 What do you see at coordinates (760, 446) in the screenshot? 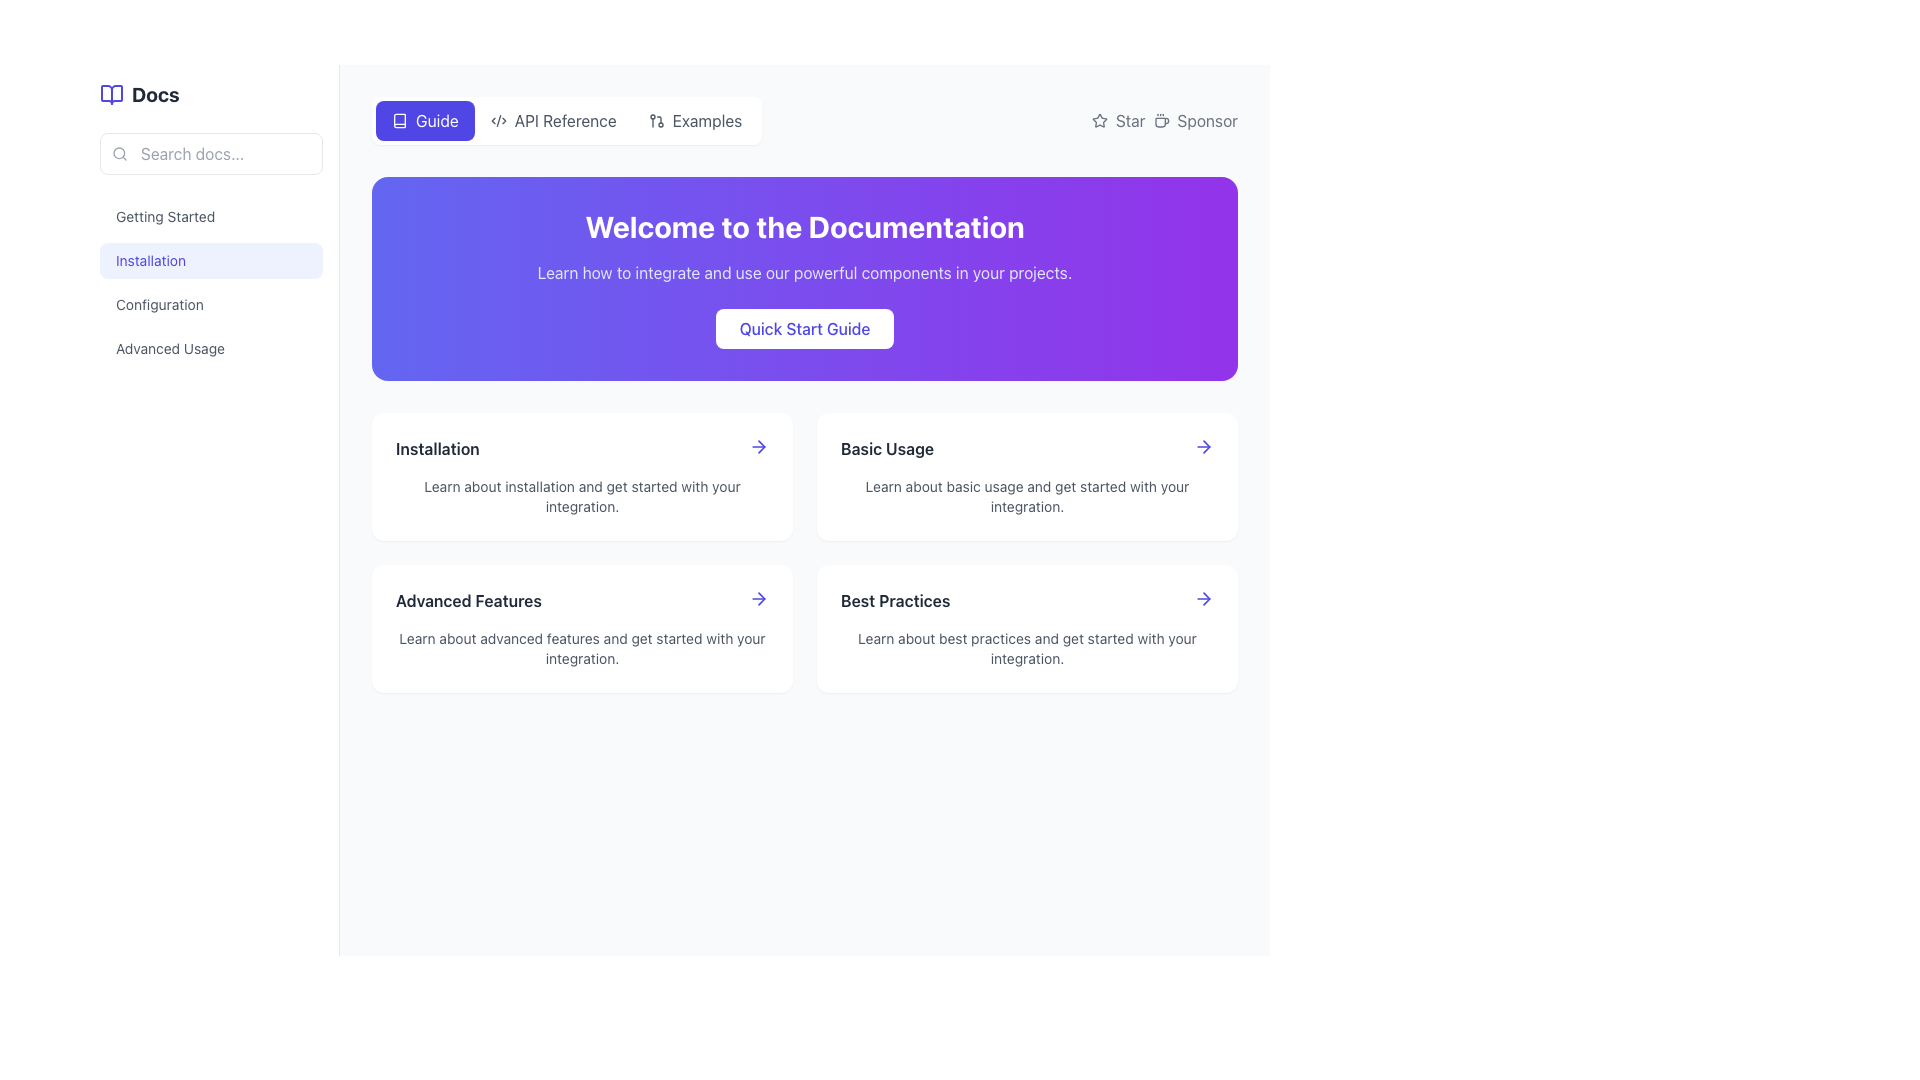
I see `the navigation icon located inside the button group in the right section of the 'Basic Usage' card, second from the left on the second row` at bounding box center [760, 446].